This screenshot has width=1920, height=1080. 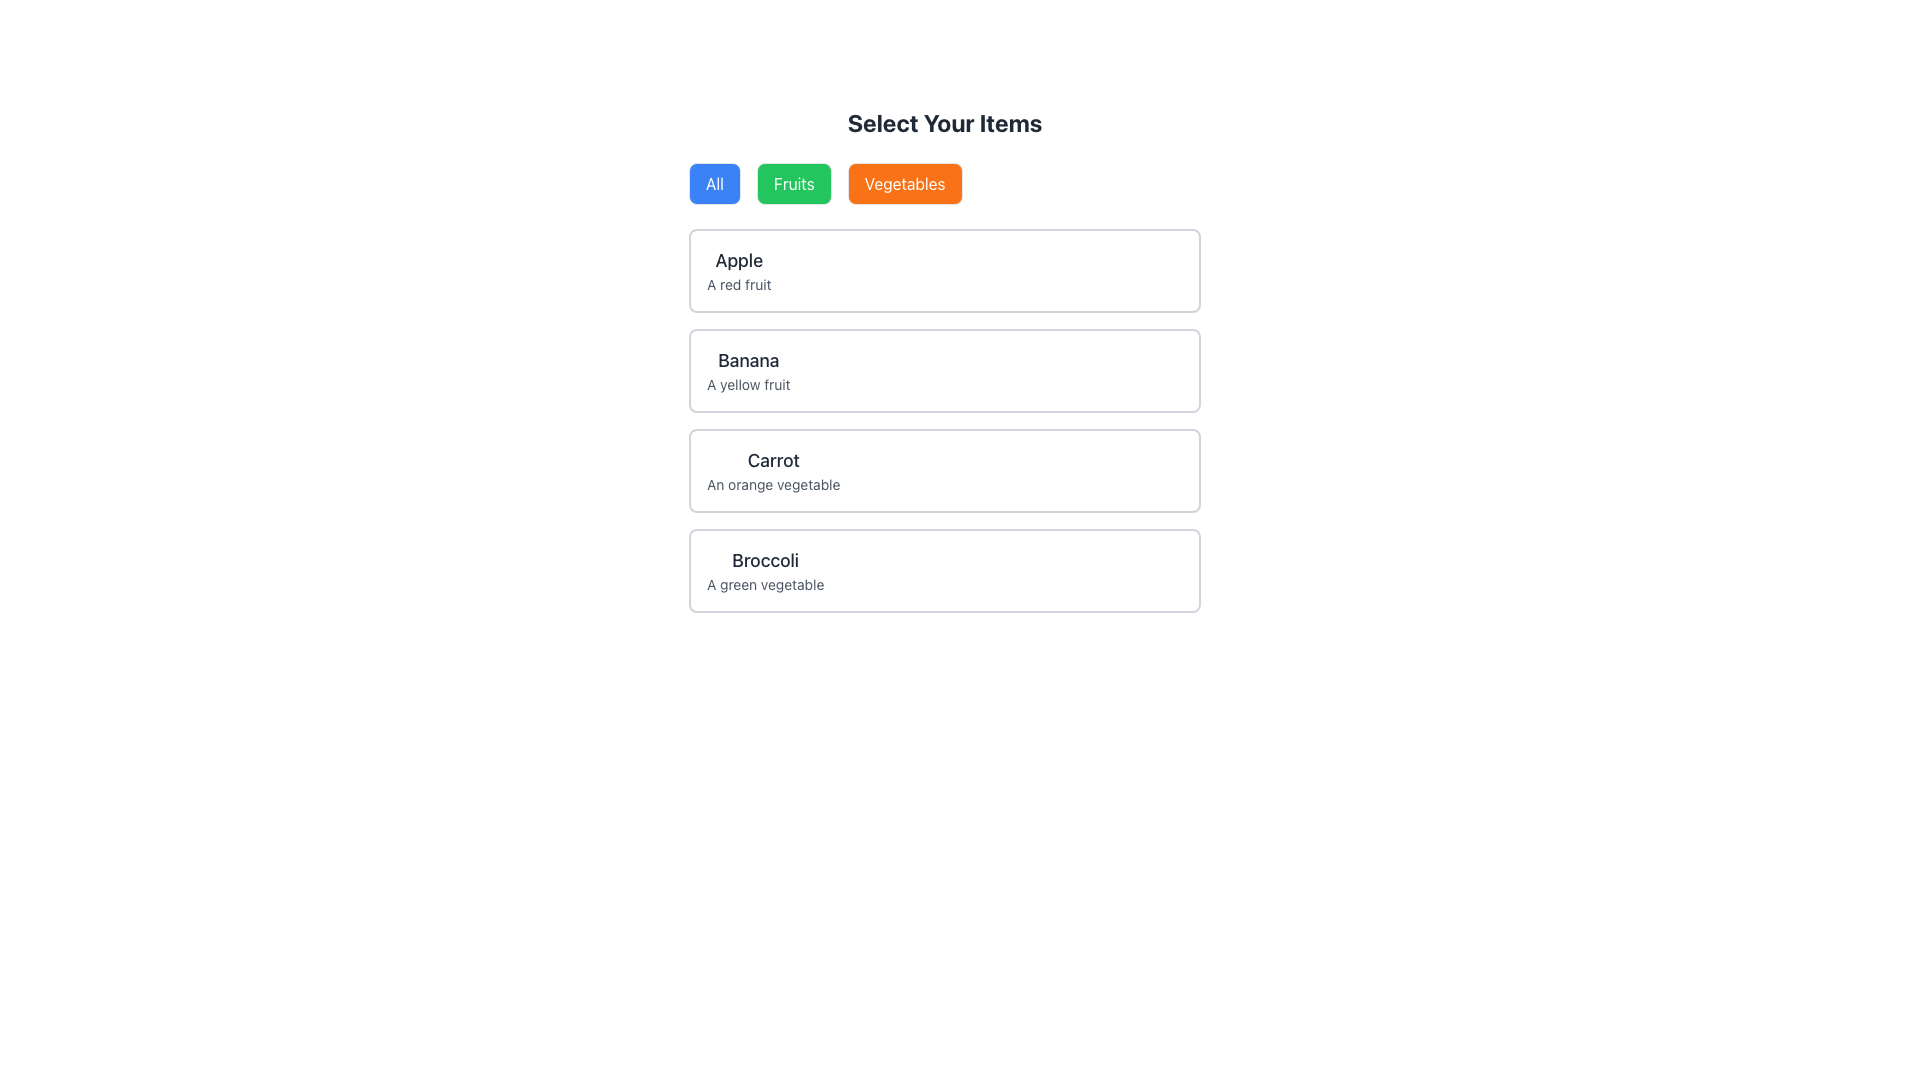 I want to click on the static text label displaying 'Broccoli', which is prominently styled in a large bold font and located in the bottom right of the selection interface, so click(x=764, y=560).